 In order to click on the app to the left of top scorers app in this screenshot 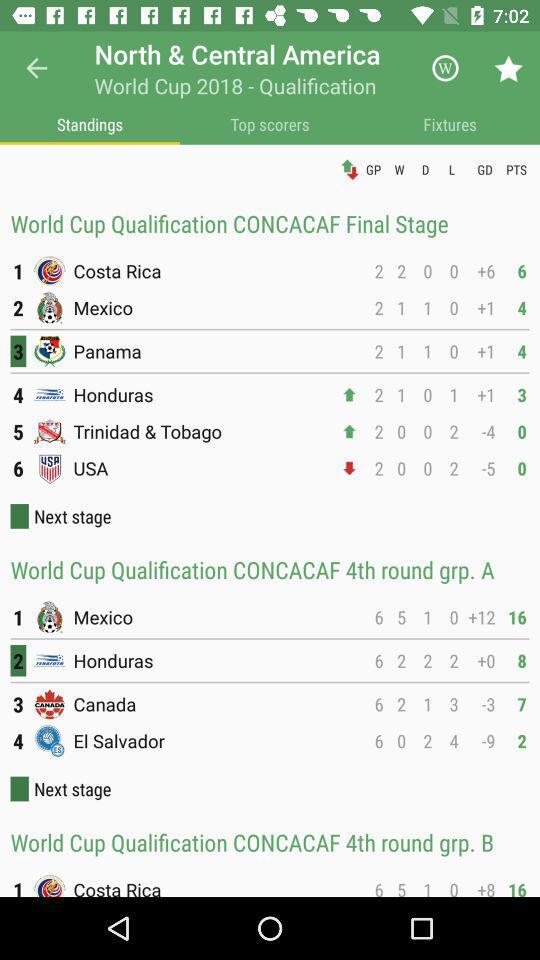, I will do `click(89, 123)`.